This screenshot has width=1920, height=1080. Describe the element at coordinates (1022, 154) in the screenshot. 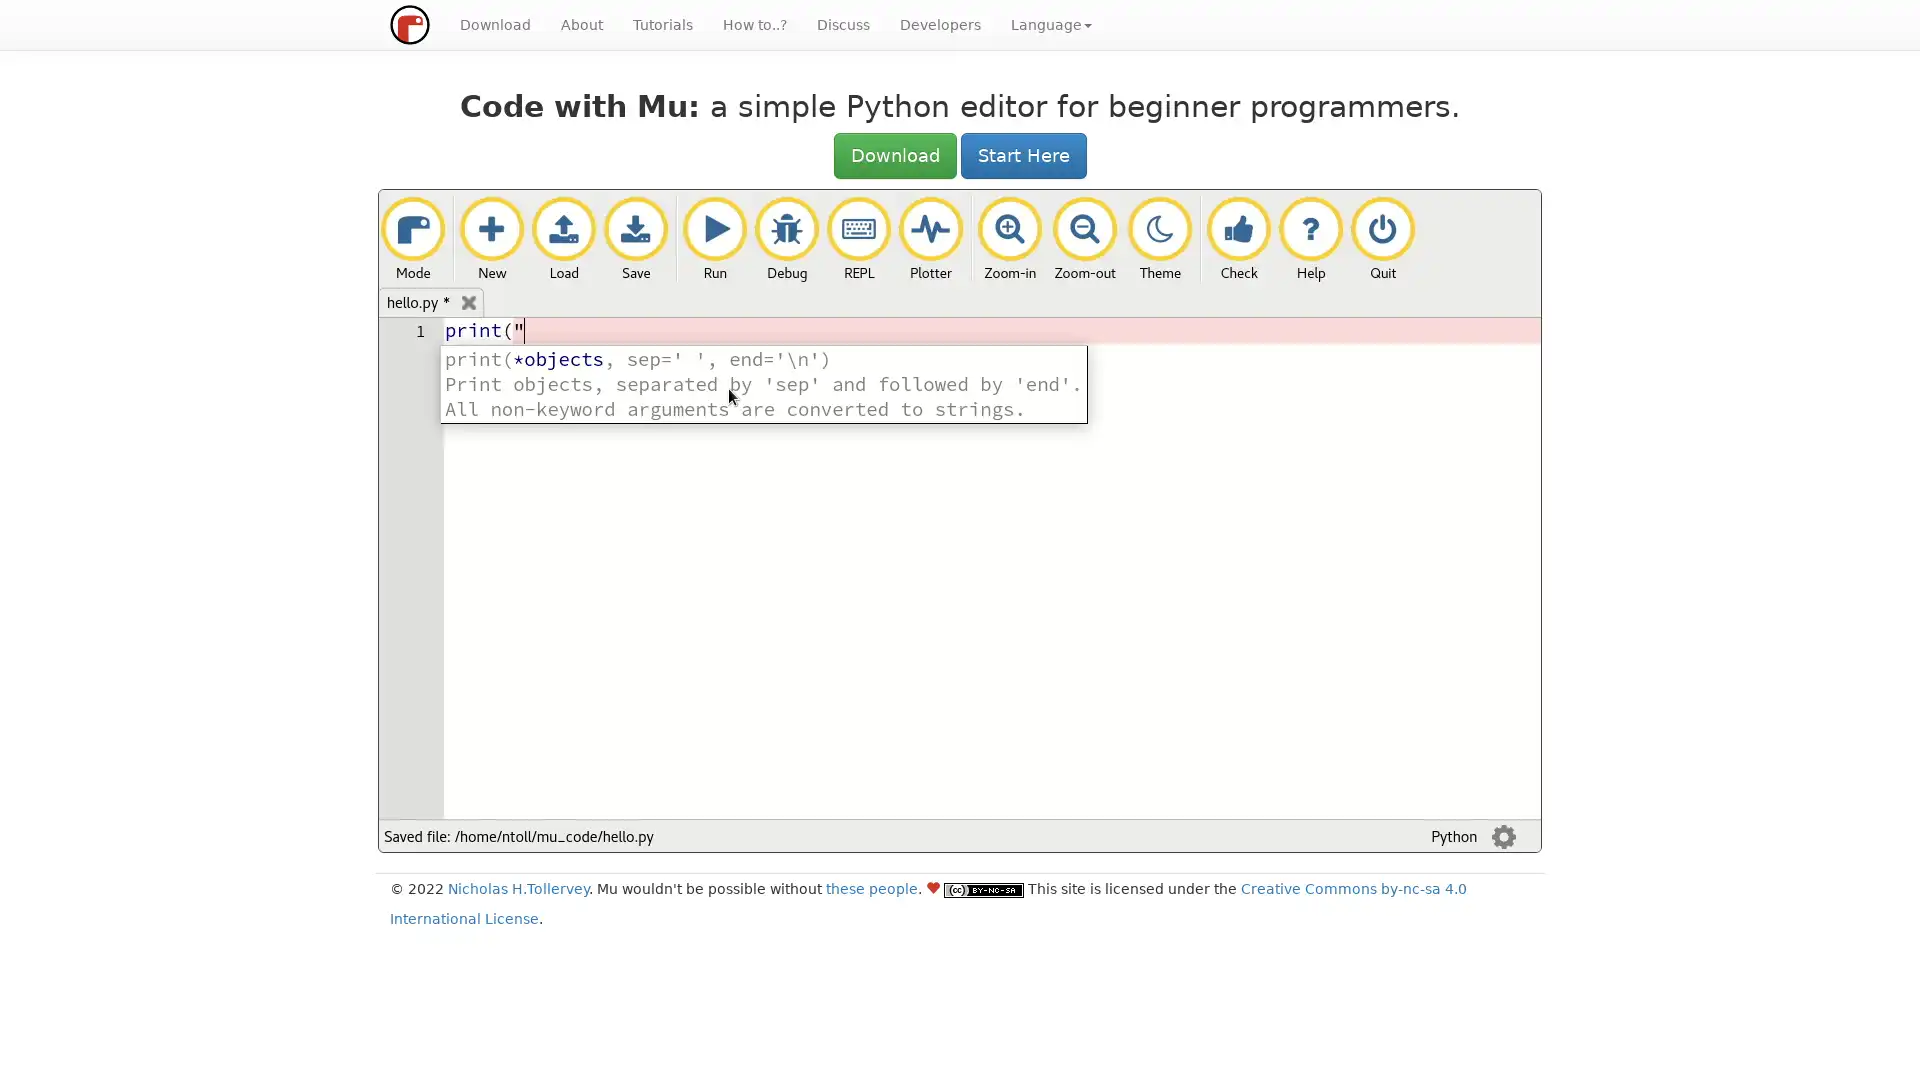

I see `Start Here` at that location.